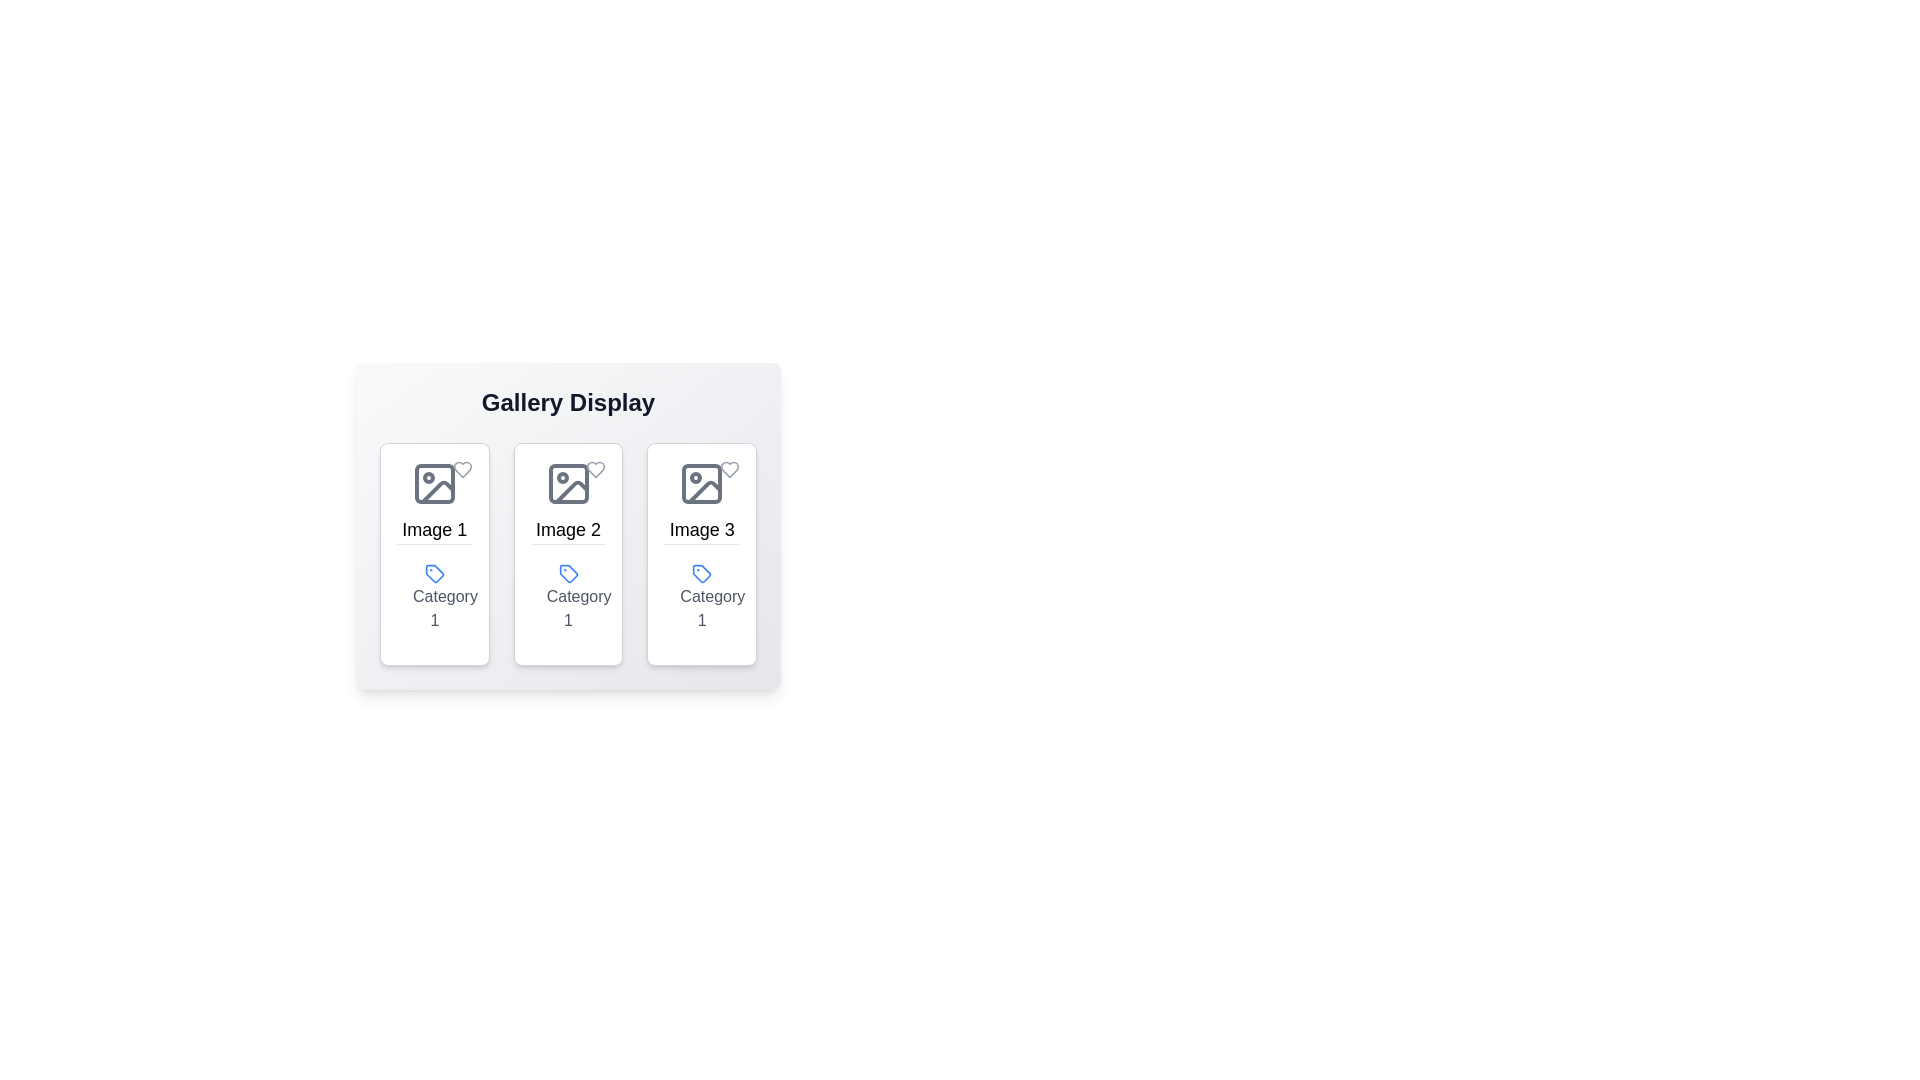  I want to click on the element containing the text 'Category 1' with a blue tag icon, located in the bottom section of the card labeled 'Image 1', so click(433, 595).